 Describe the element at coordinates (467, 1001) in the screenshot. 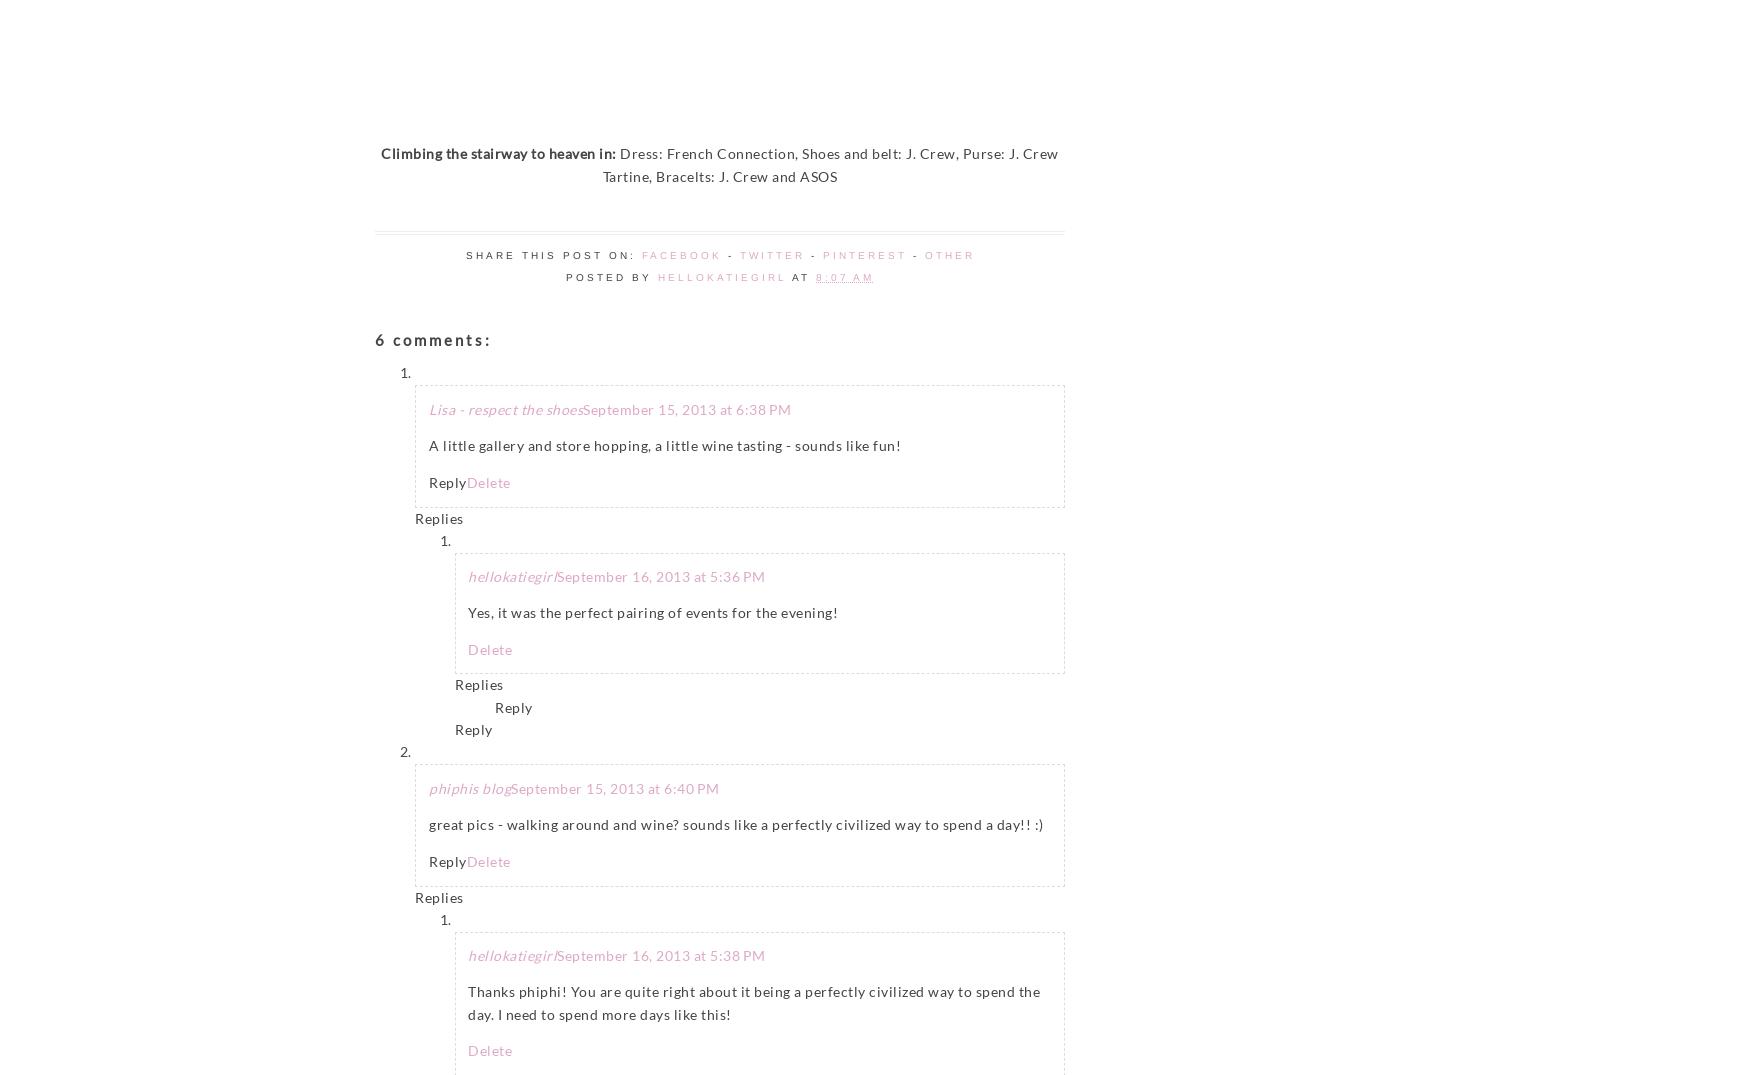

I see `'Thanks phiphi! You are quite right about it being a perfectly civilized way to spend the day. I need to spend more days like this!'` at that location.